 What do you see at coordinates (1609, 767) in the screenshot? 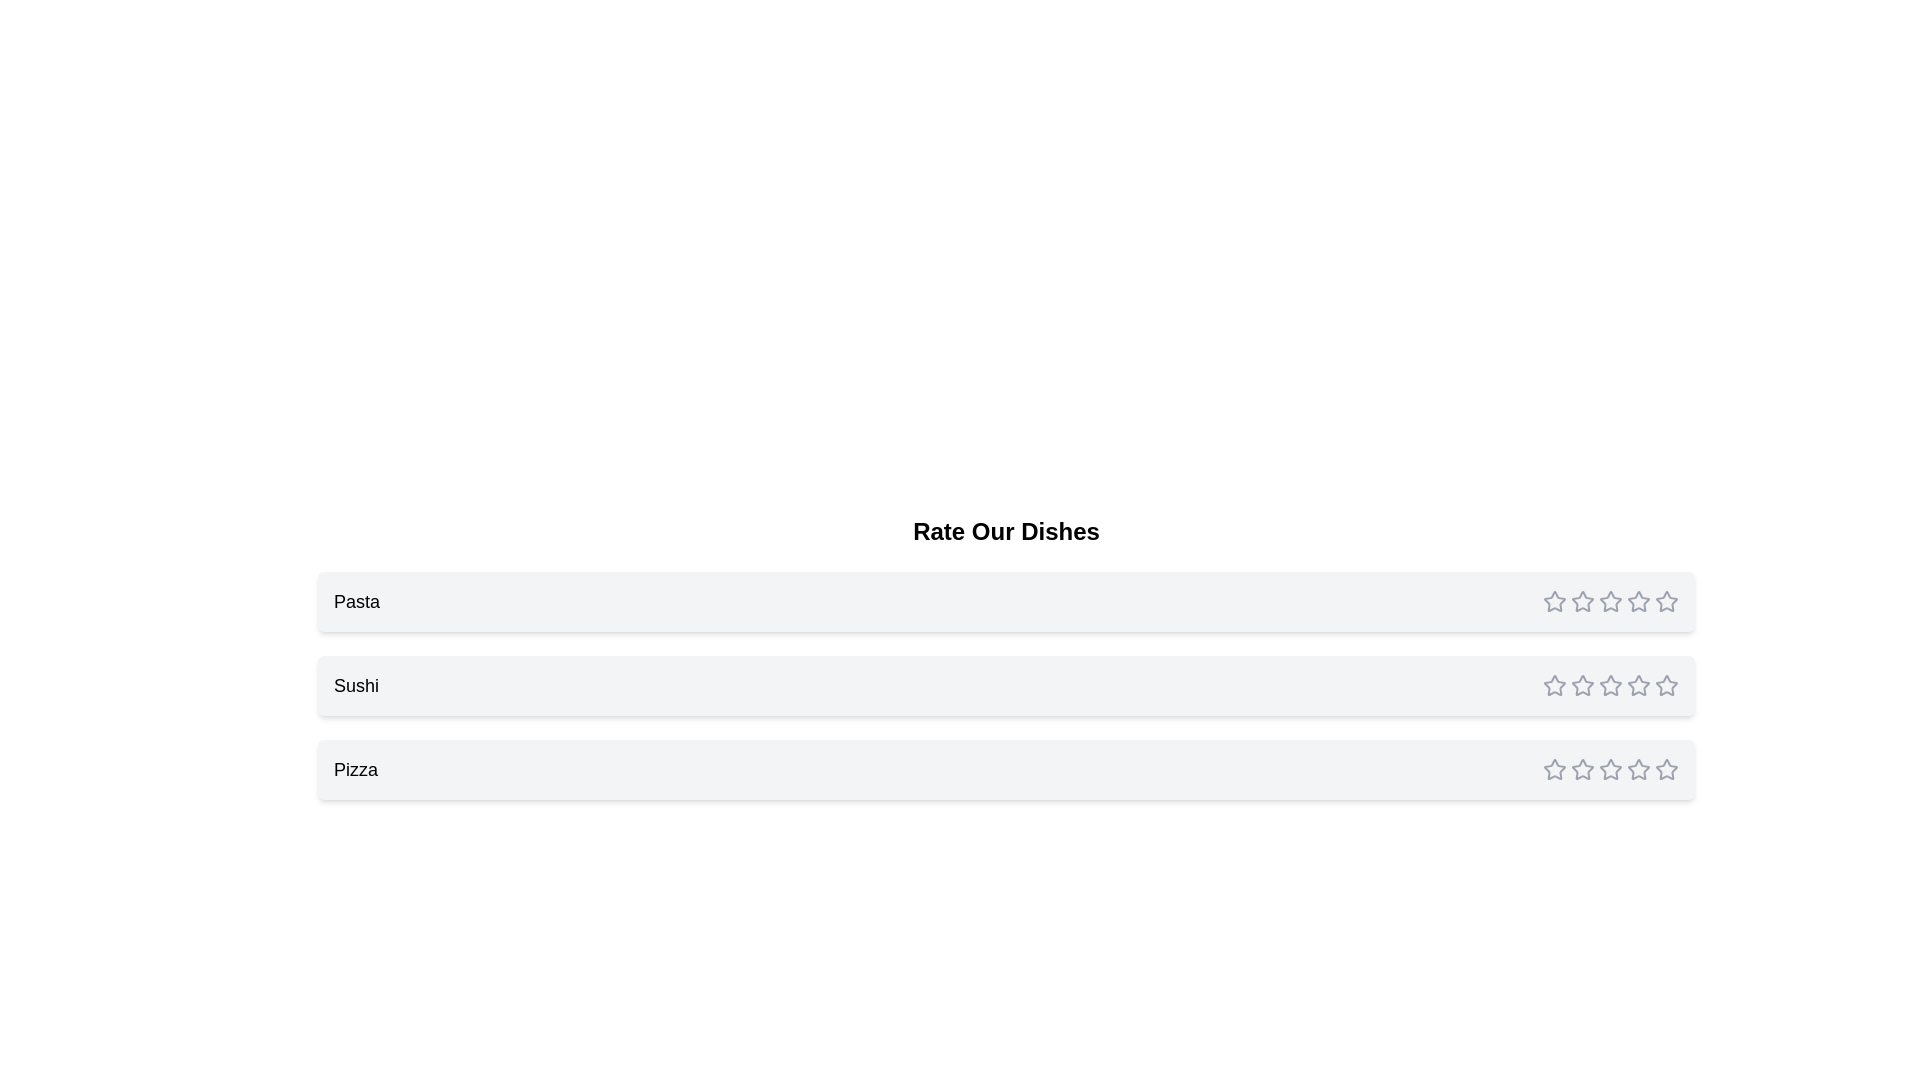
I see `the third star icon in the rating system for the 'Pizza' category` at bounding box center [1609, 767].